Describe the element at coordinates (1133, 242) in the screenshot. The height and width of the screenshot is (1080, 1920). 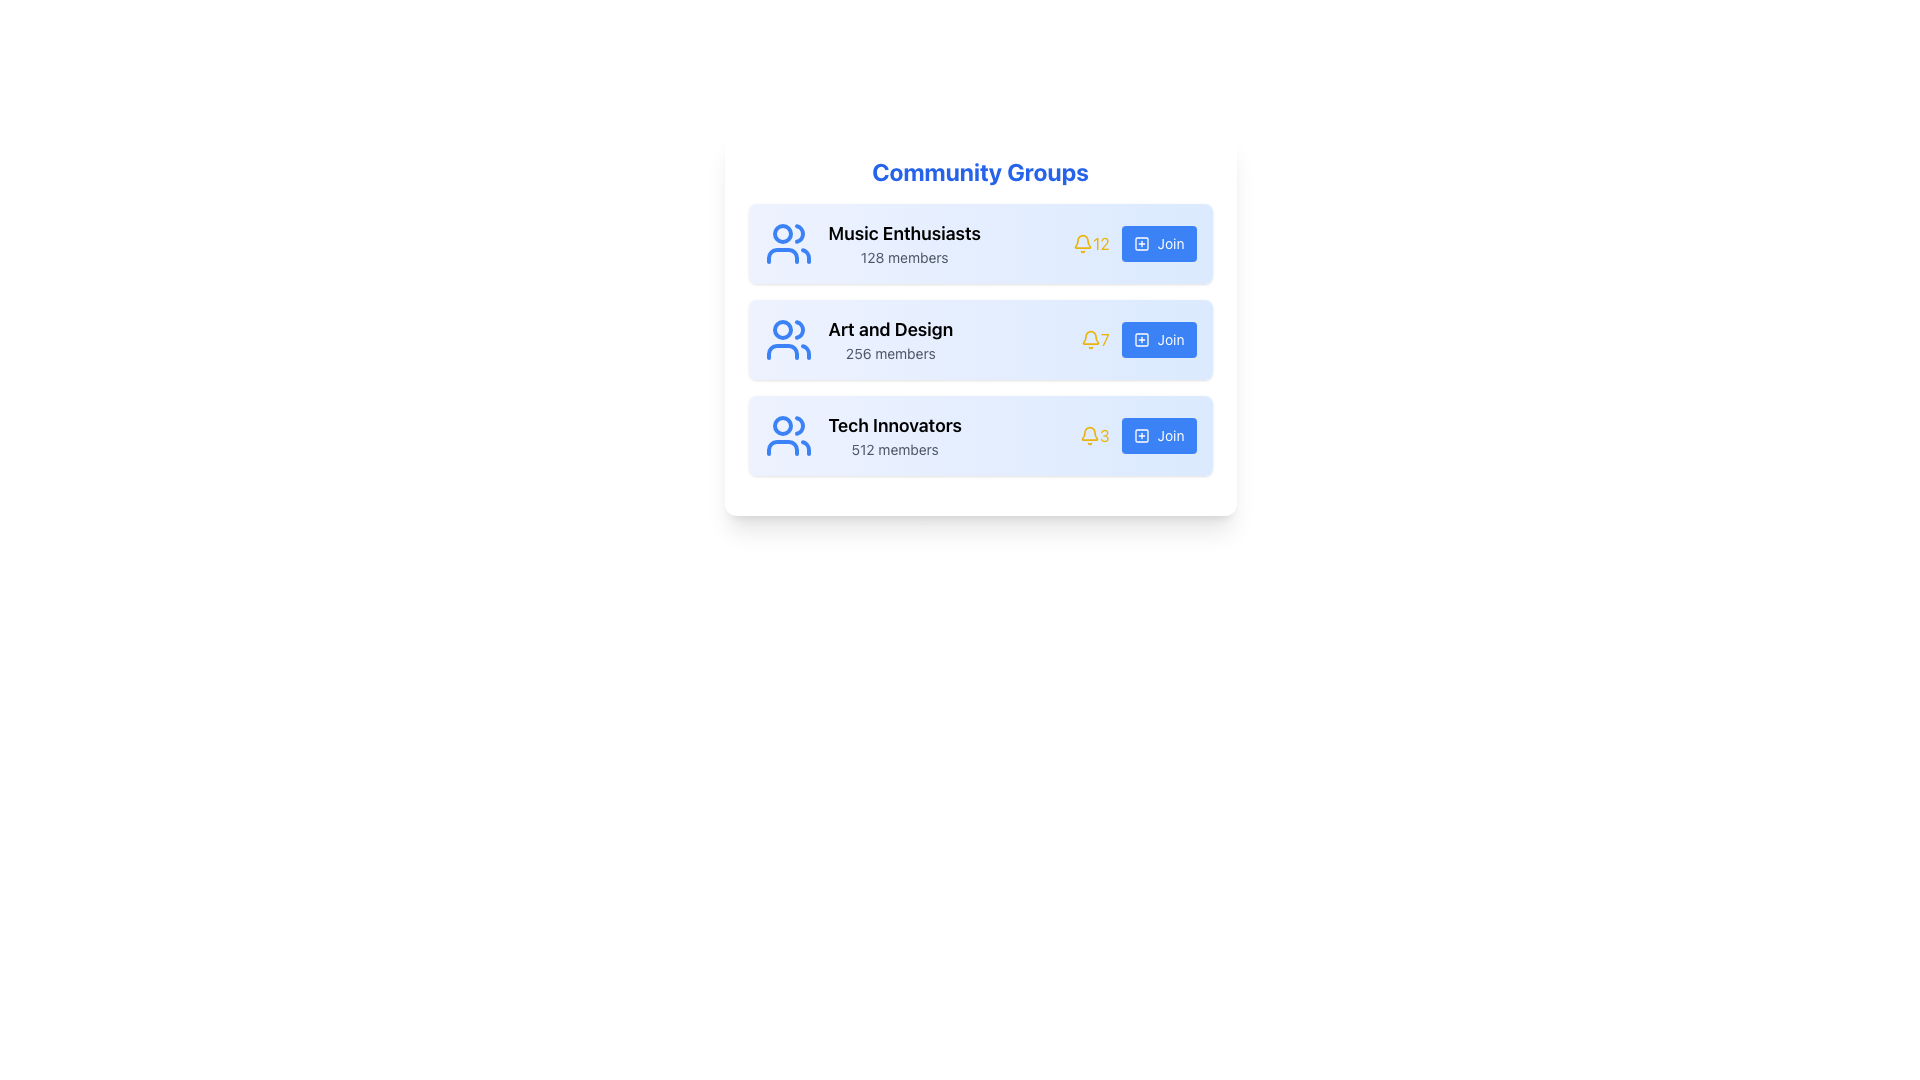
I see `the 'Join' button for the 'Music Enthusiasts 128 members' group located in the 'Community Groups' section` at that location.